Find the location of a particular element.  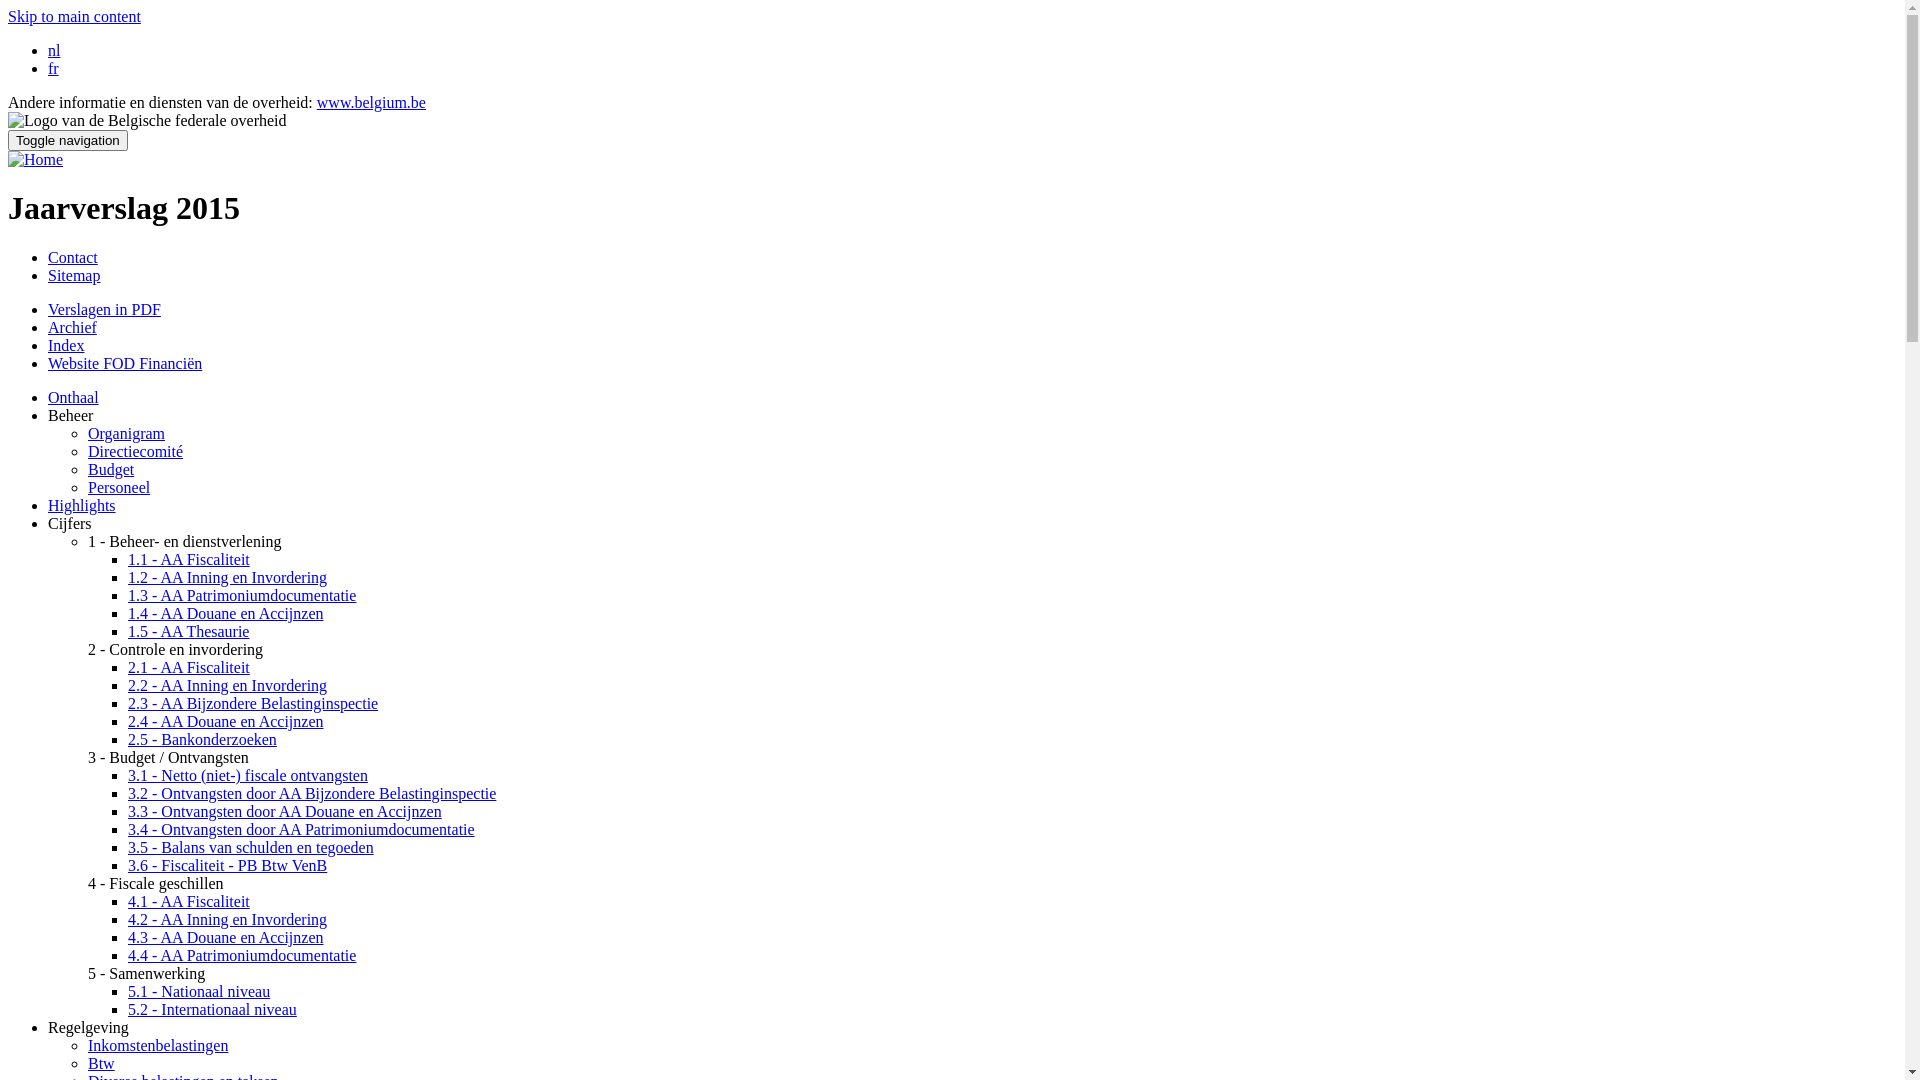

'Toggle navigation' is located at coordinates (67, 139).